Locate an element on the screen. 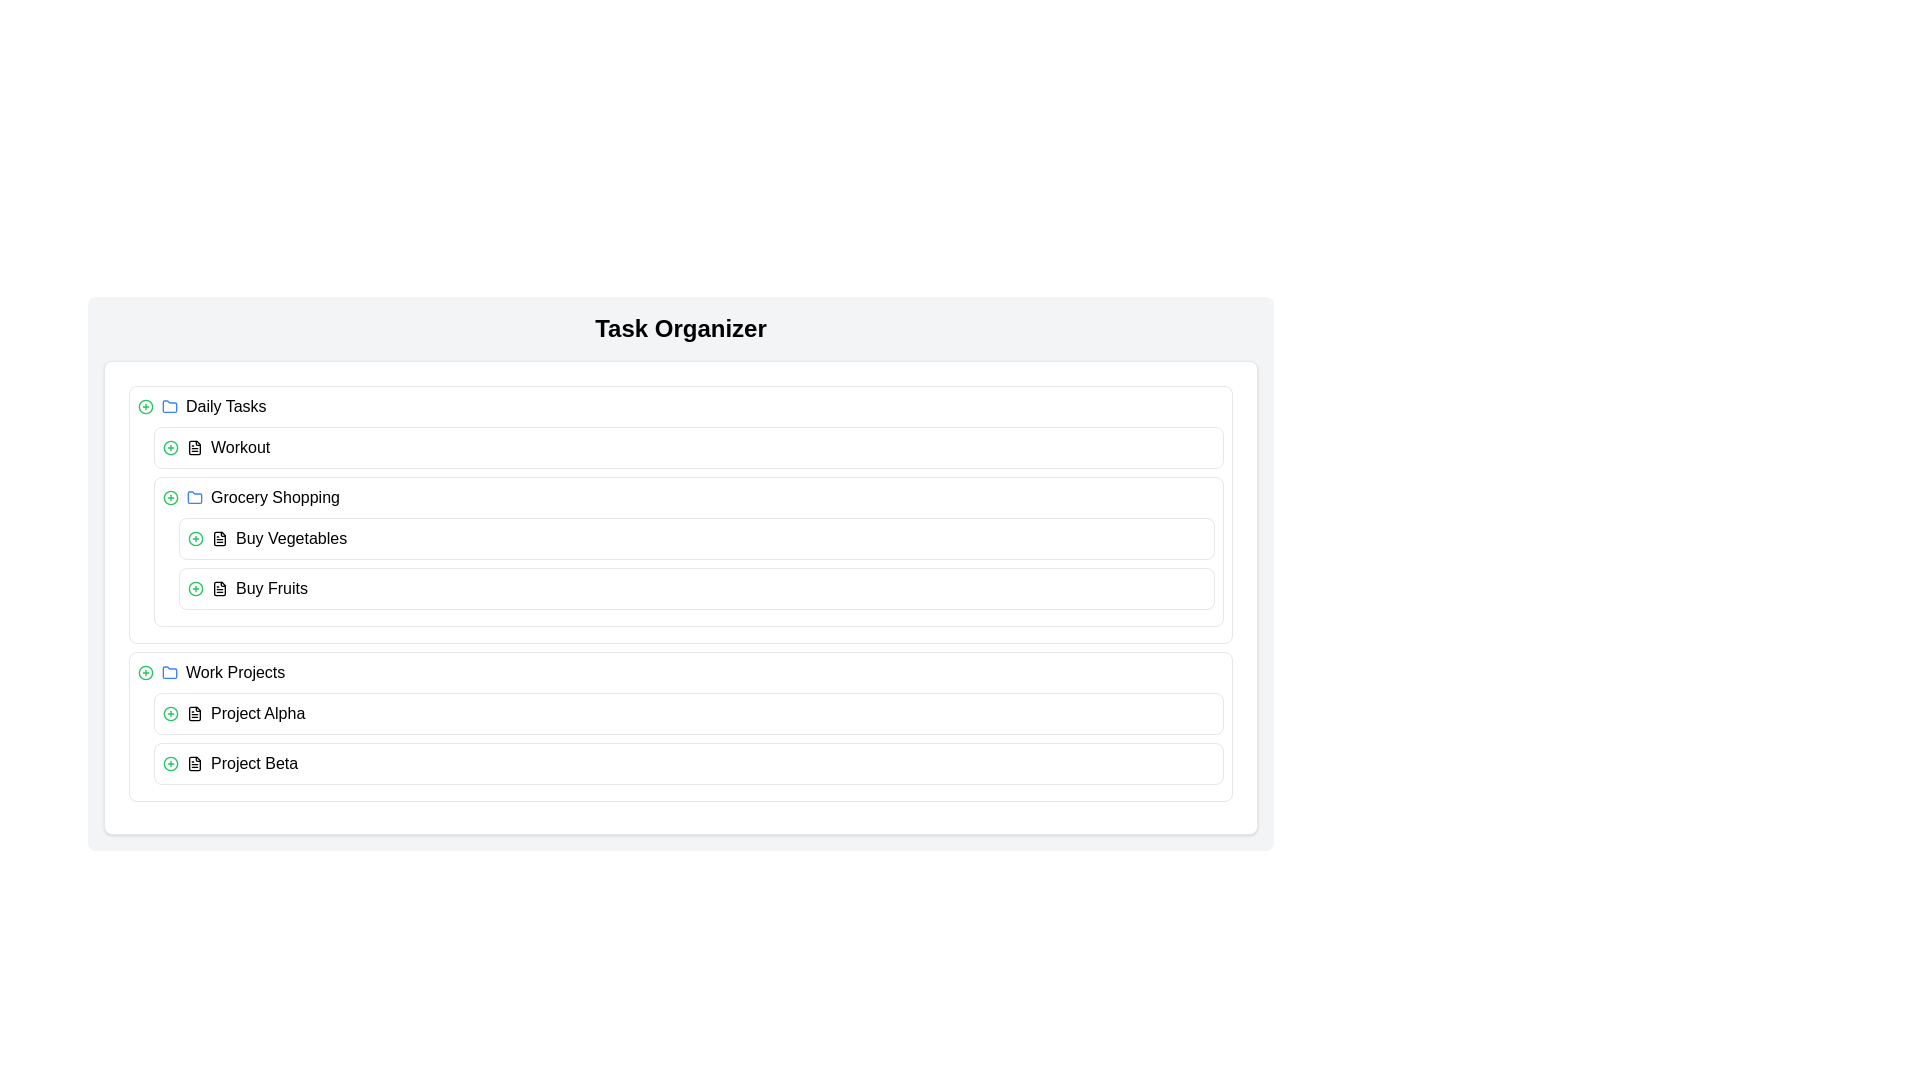 This screenshot has height=1080, width=1920. the 'Project Alpha' list item in the 'Work Projects' section is located at coordinates (689, 712).